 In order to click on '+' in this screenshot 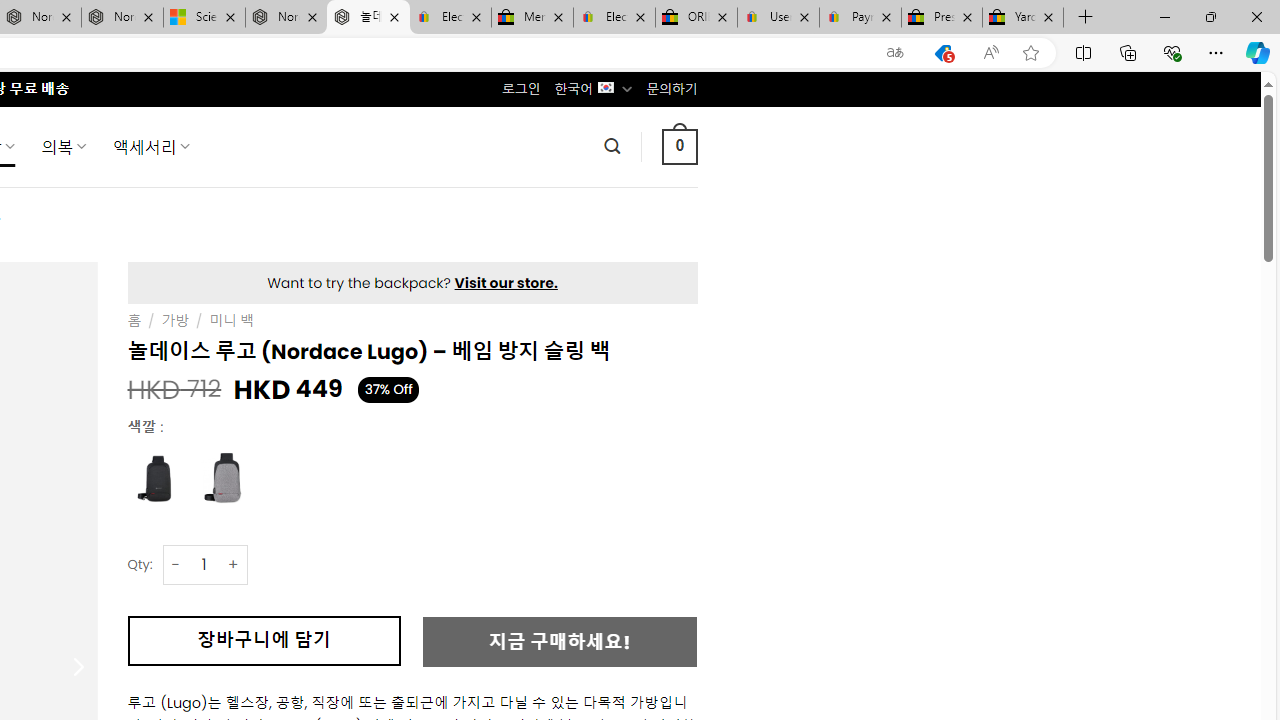, I will do `click(234, 564)`.